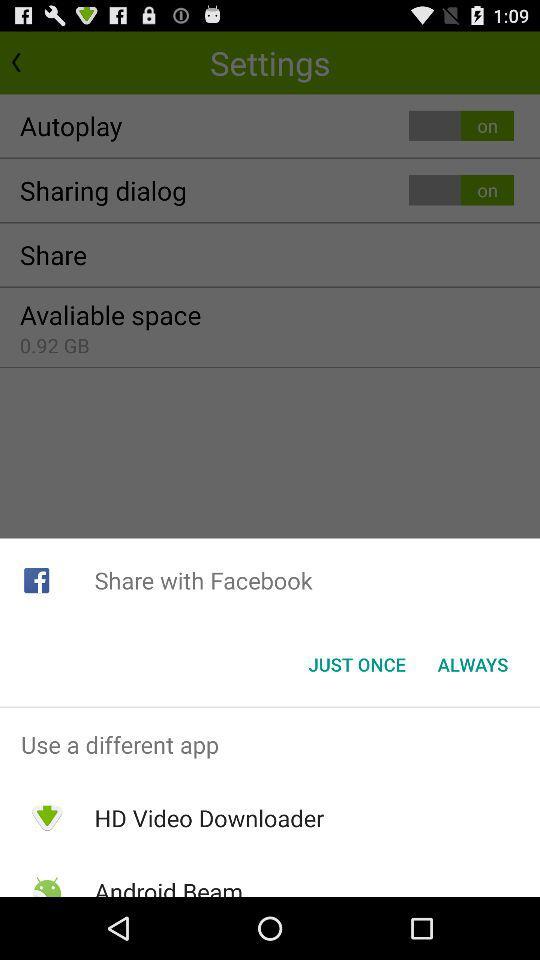  What do you see at coordinates (356, 664) in the screenshot?
I see `the item below the share with facebook` at bounding box center [356, 664].